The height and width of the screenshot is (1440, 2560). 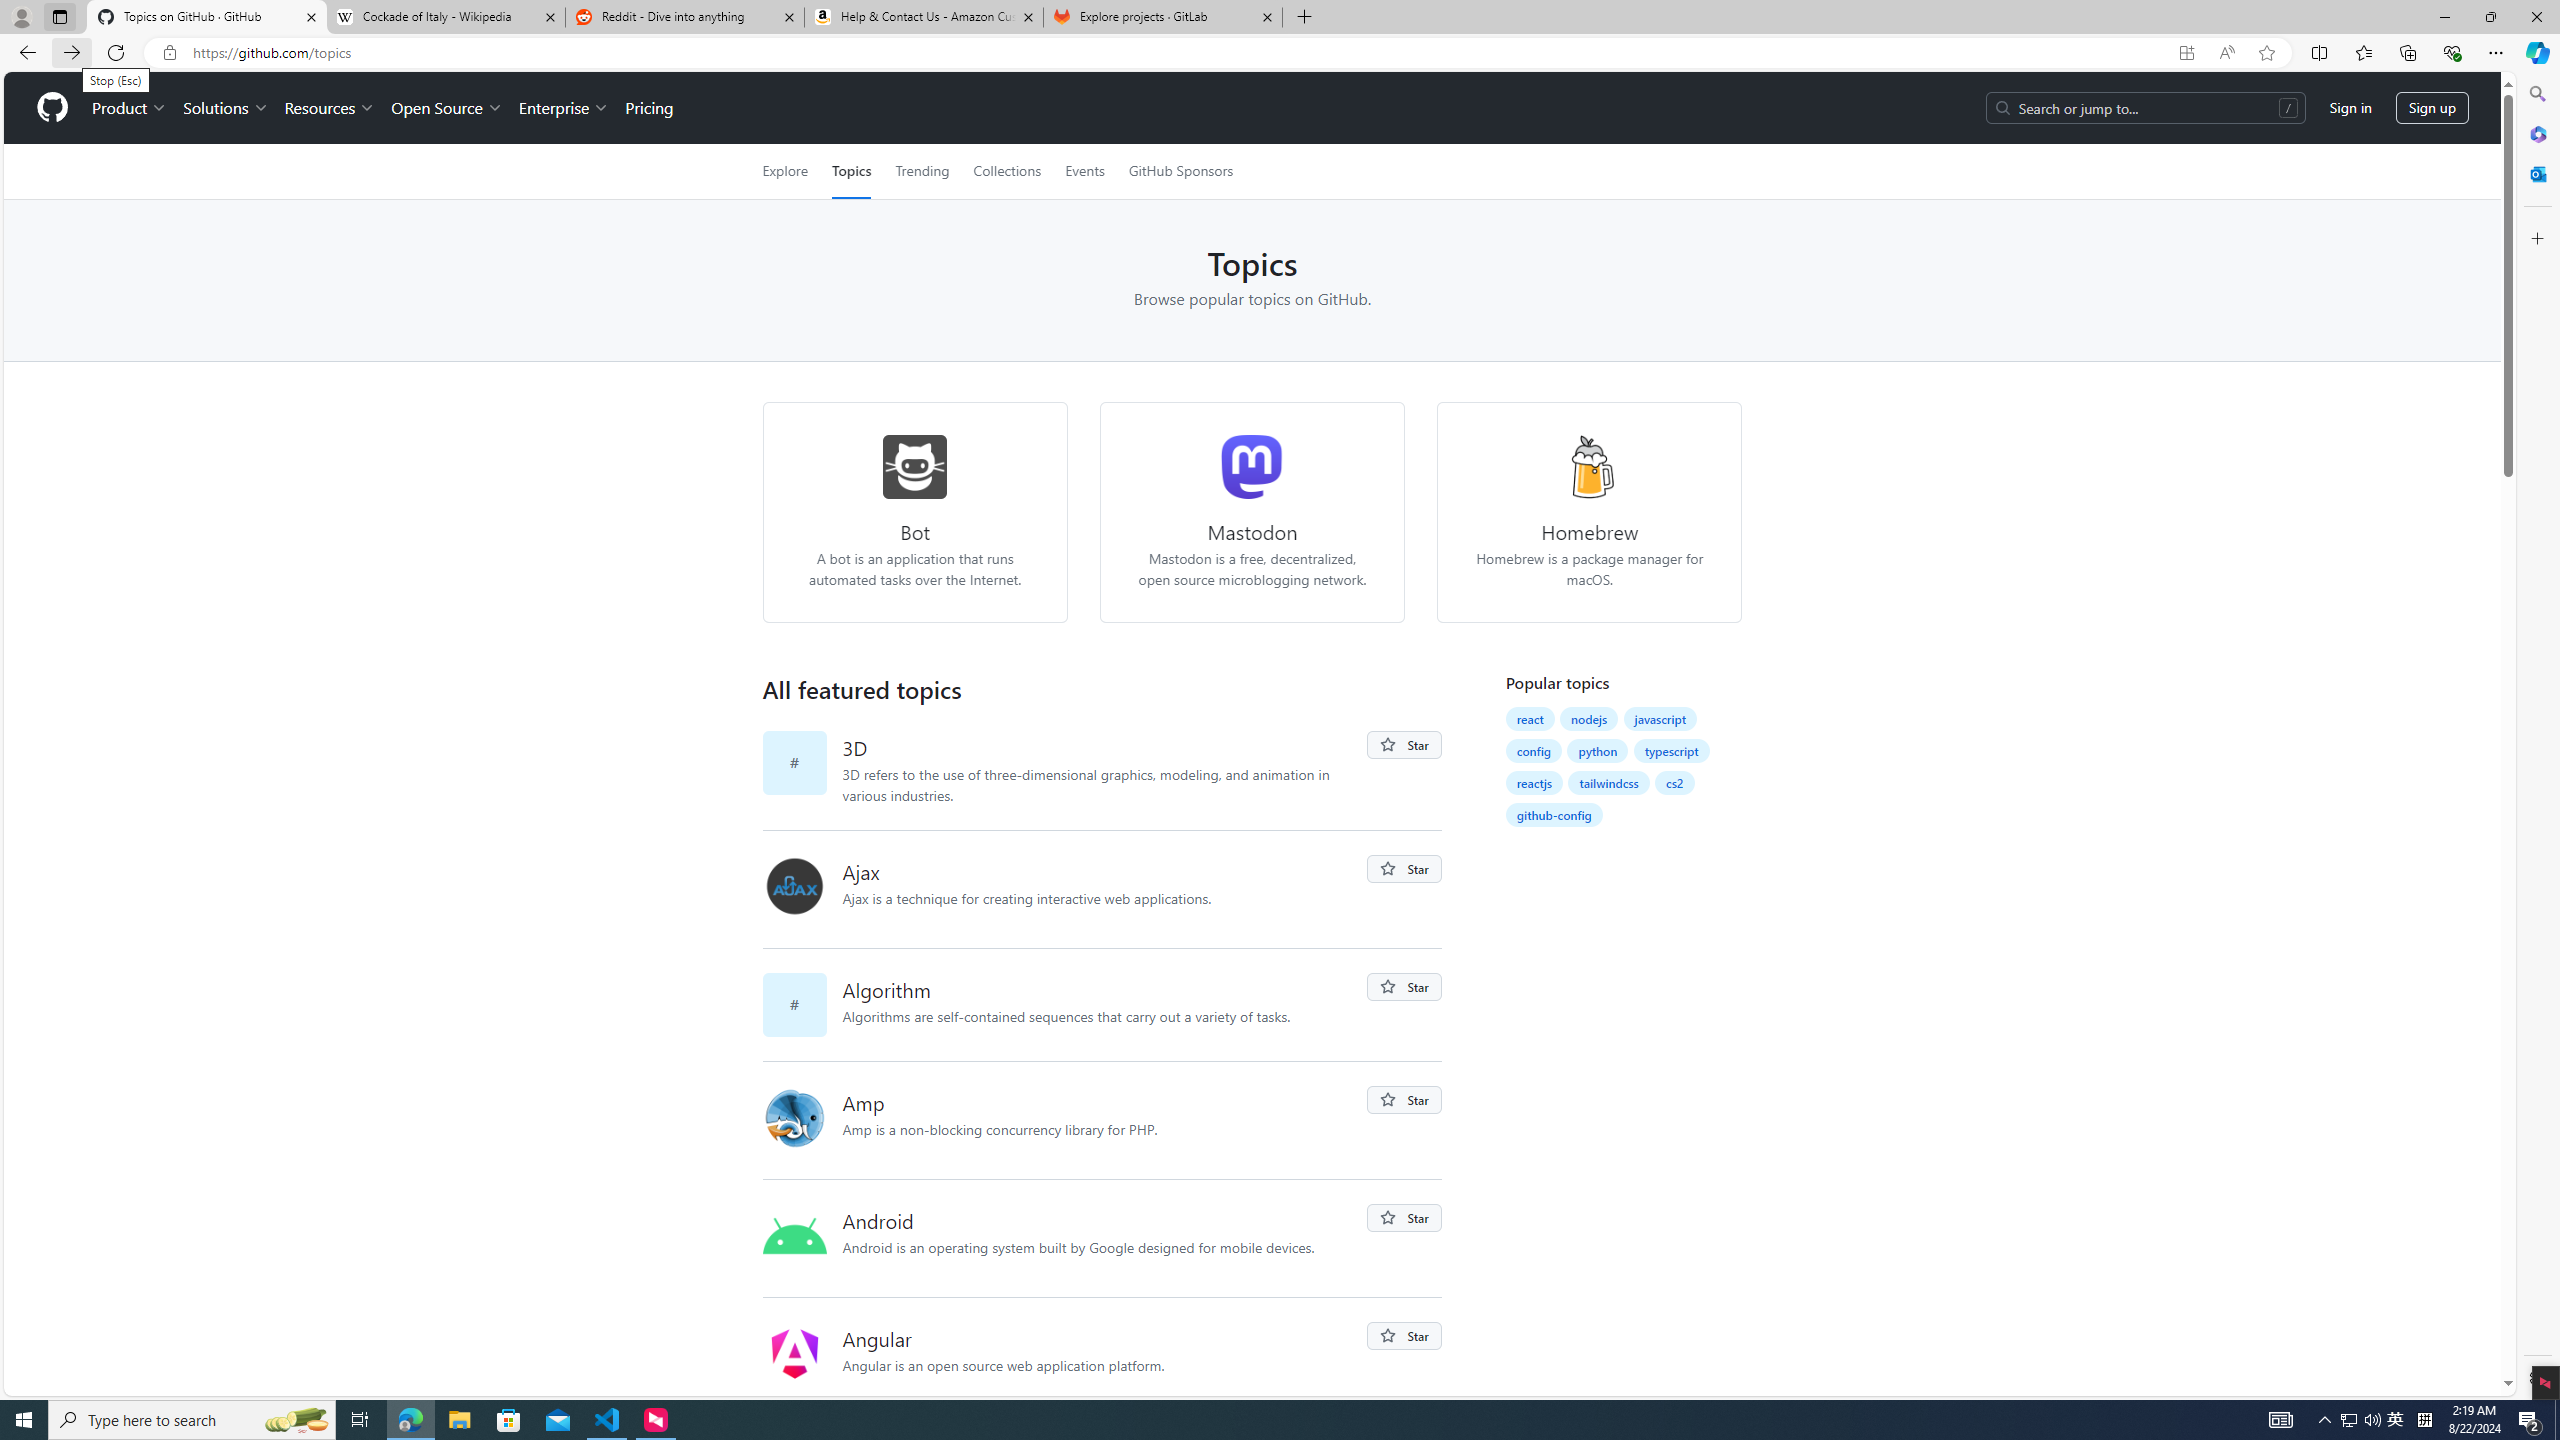 What do you see at coordinates (1528, 719) in the screenshot?
I see `'react'` at bounding box center [1528, 719].